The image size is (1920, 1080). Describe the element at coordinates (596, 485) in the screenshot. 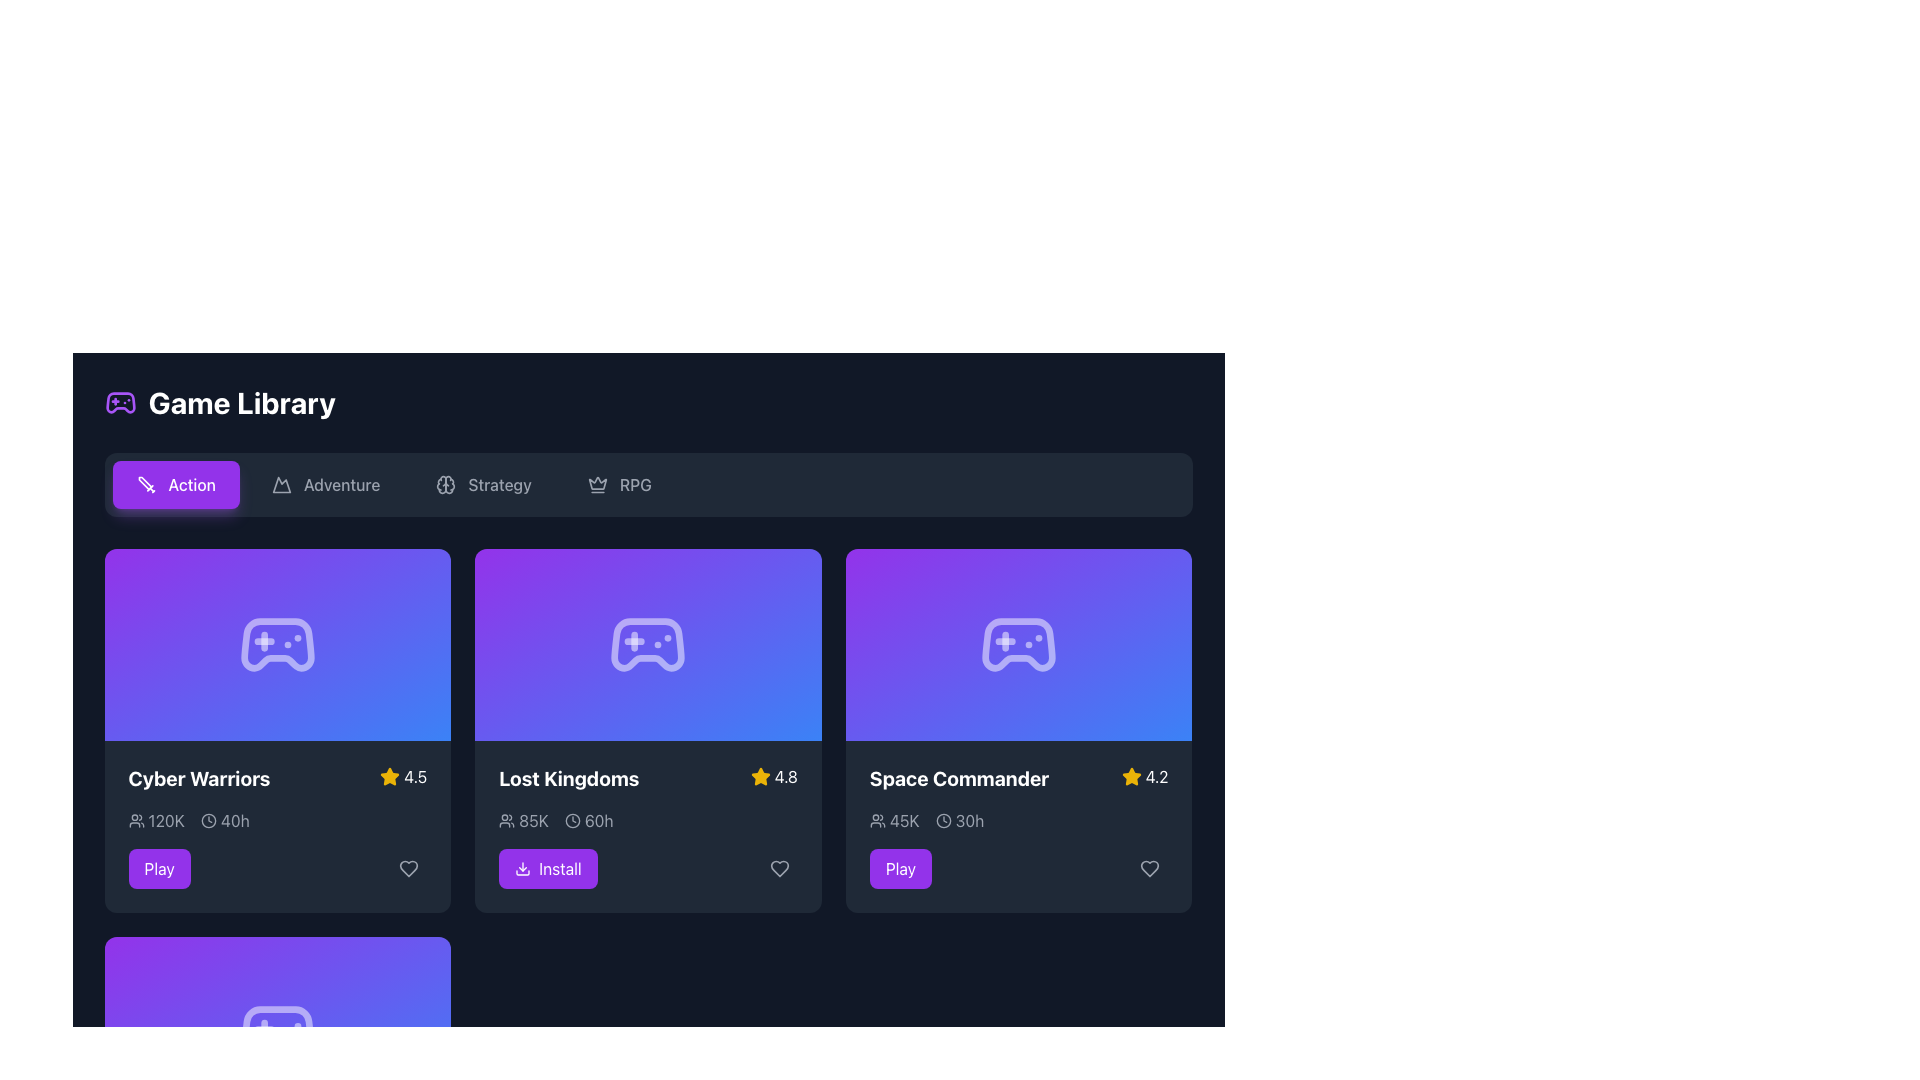

I see `the crown icon located in the 'RPG' interactive button group, positioned left of the 'RPG' text in the top navigation bar` at that location.